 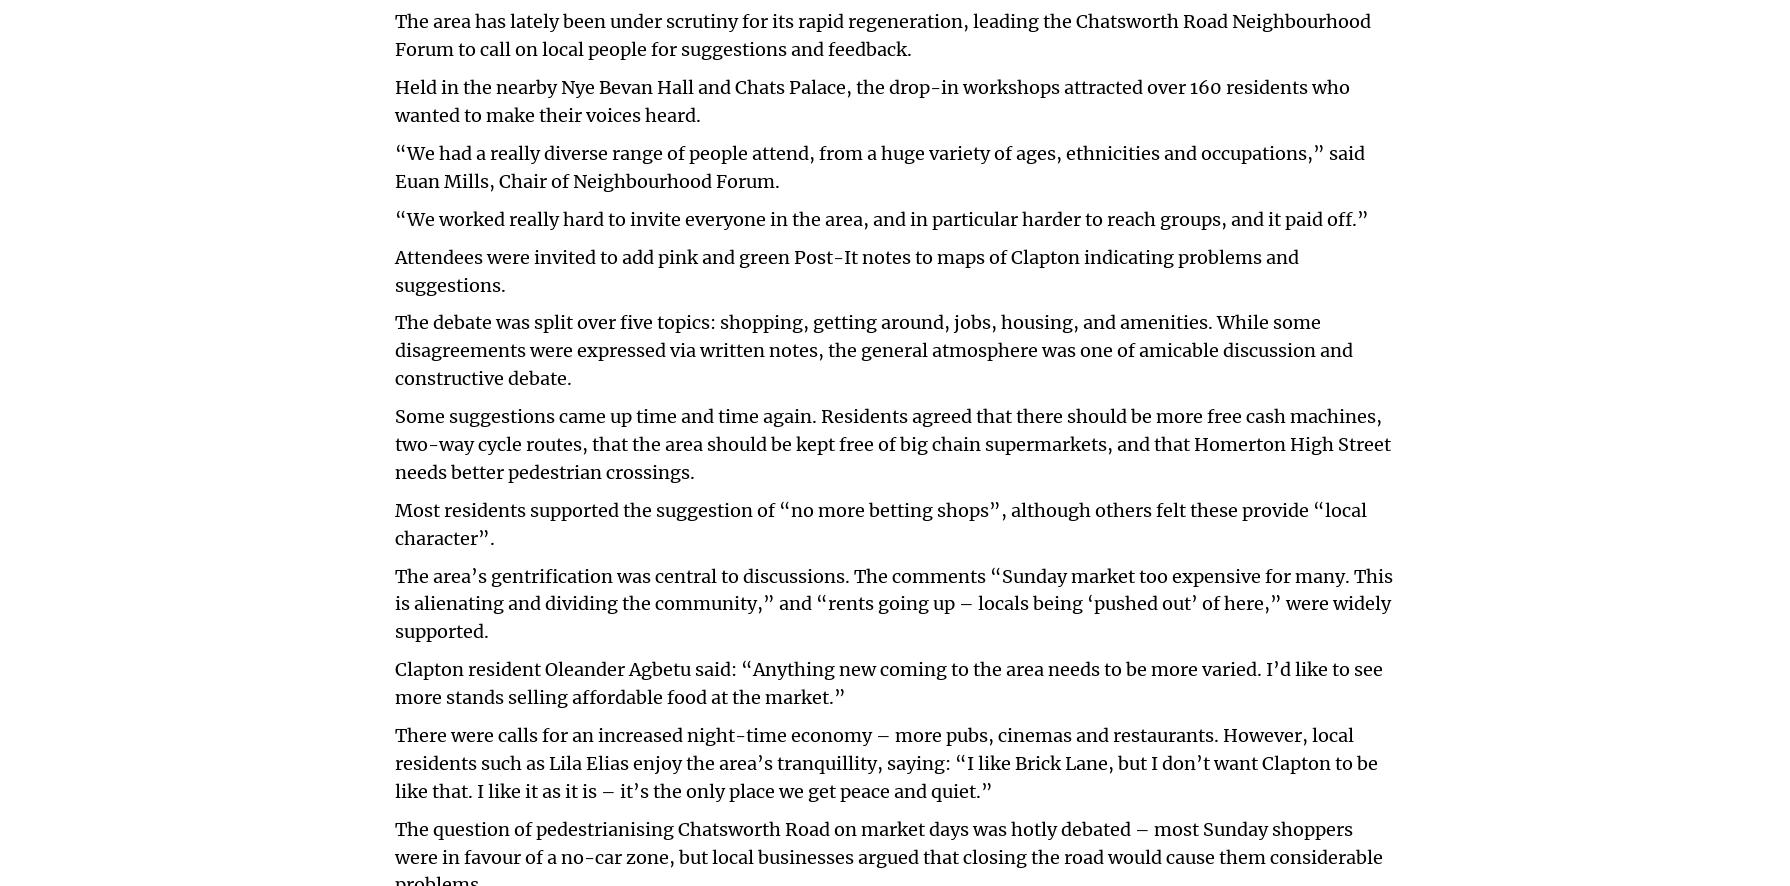 I want to click on 'The area has lately been under scrutiny for its rapid regeneration, leading the Chatsworth Road Neighbourhood Forum to call on local people for suggestions and feedback.', so click(x=882, y=35).